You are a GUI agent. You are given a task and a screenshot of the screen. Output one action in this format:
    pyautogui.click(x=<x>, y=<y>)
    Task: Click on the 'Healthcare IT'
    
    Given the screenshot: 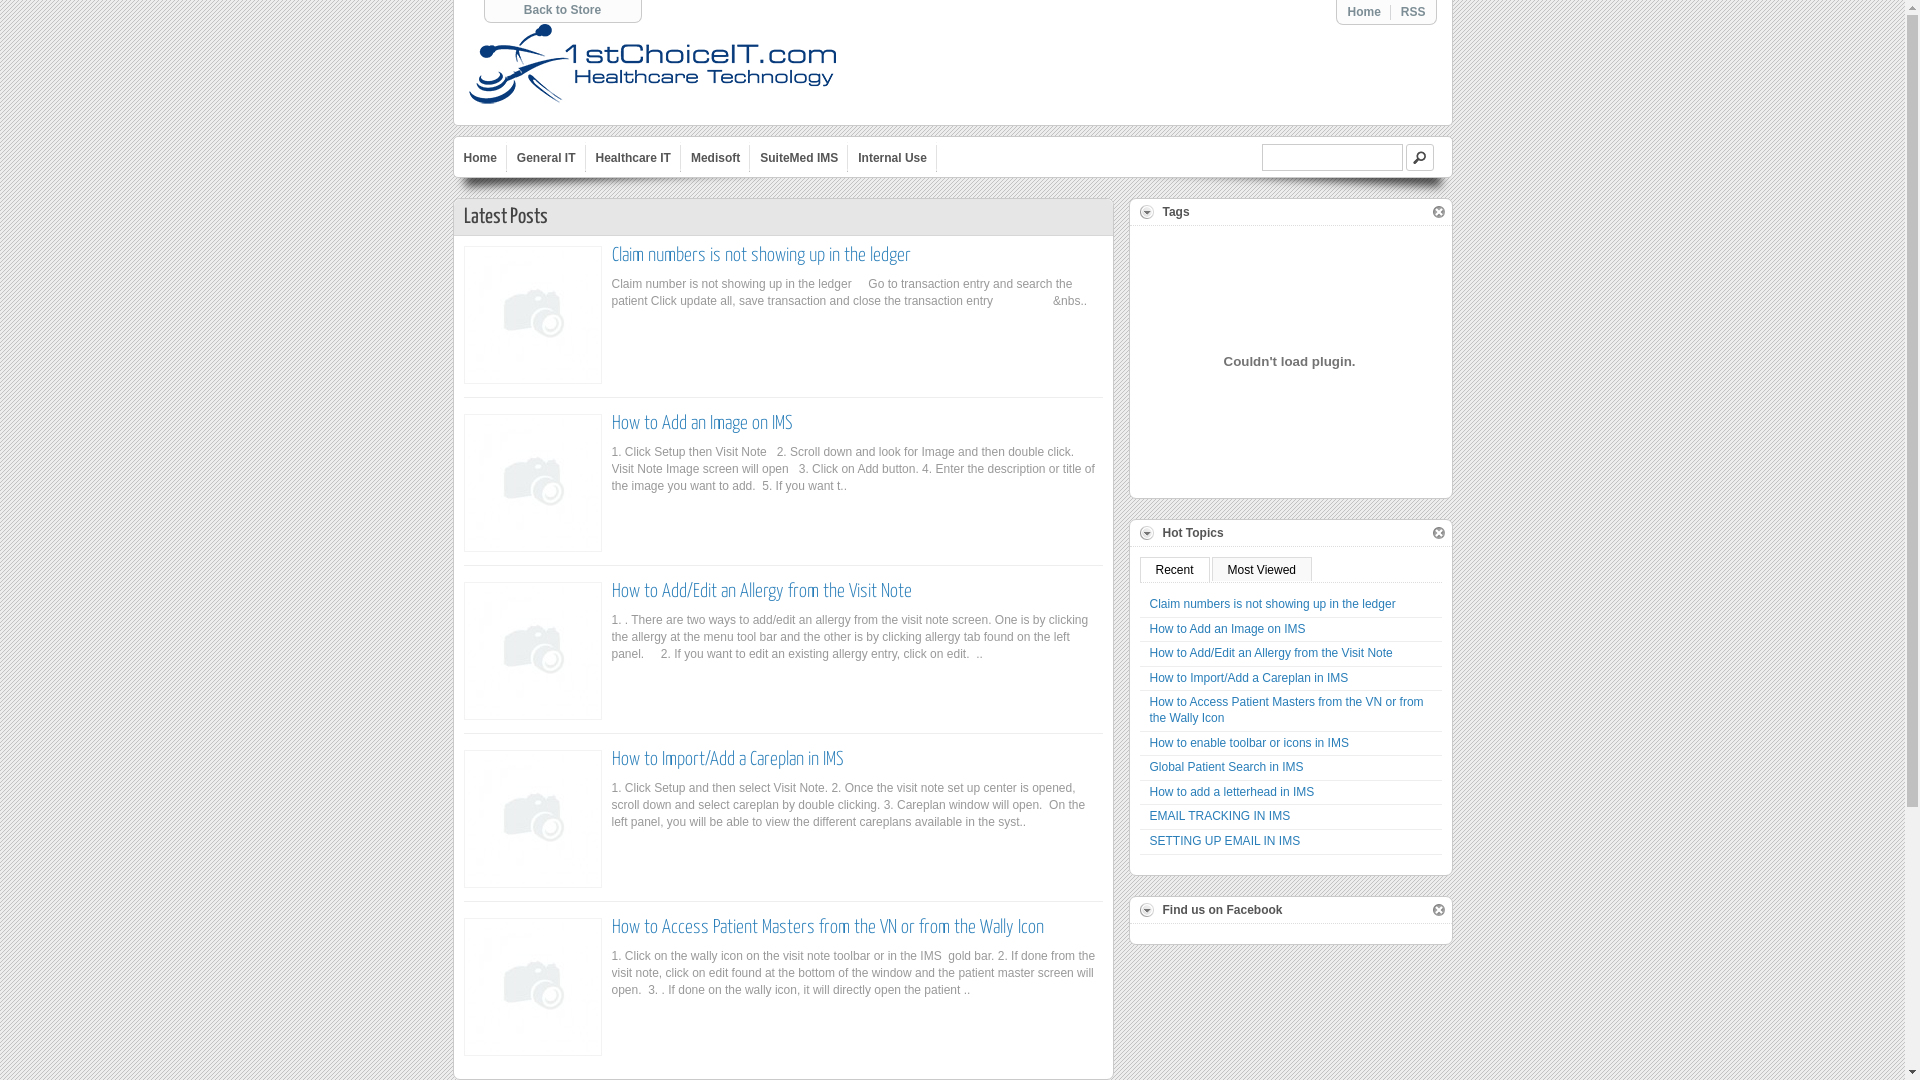 What is the action you would take?
    pyautogui.click(x=632, y=156)
    